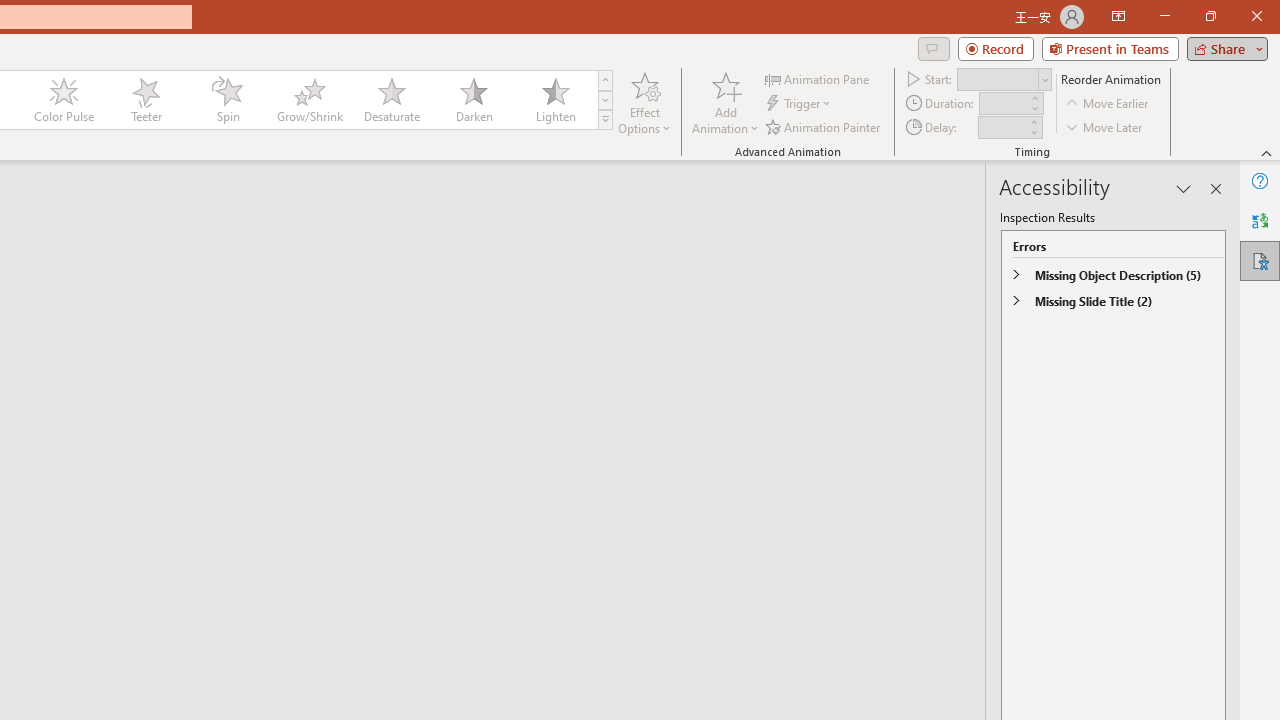 The width and height of the screenshot is (1280, 720). Describe the element at coordinates (64, 100) in the screenshot. I see `'Color Pulse'` at that location.